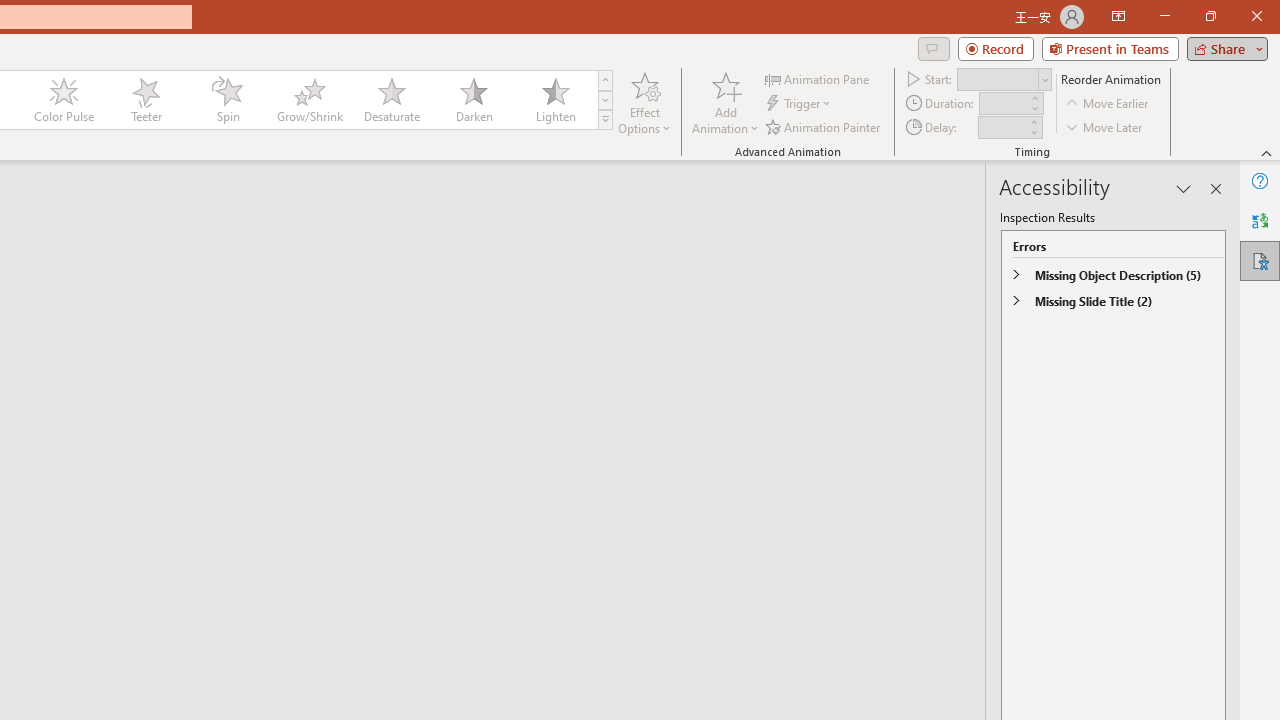 The width and height of the screenshot is (1280, 720). Describe the element at coordinates (64, 100) in the screenshot. I see `'Color Pulse'` at that location.